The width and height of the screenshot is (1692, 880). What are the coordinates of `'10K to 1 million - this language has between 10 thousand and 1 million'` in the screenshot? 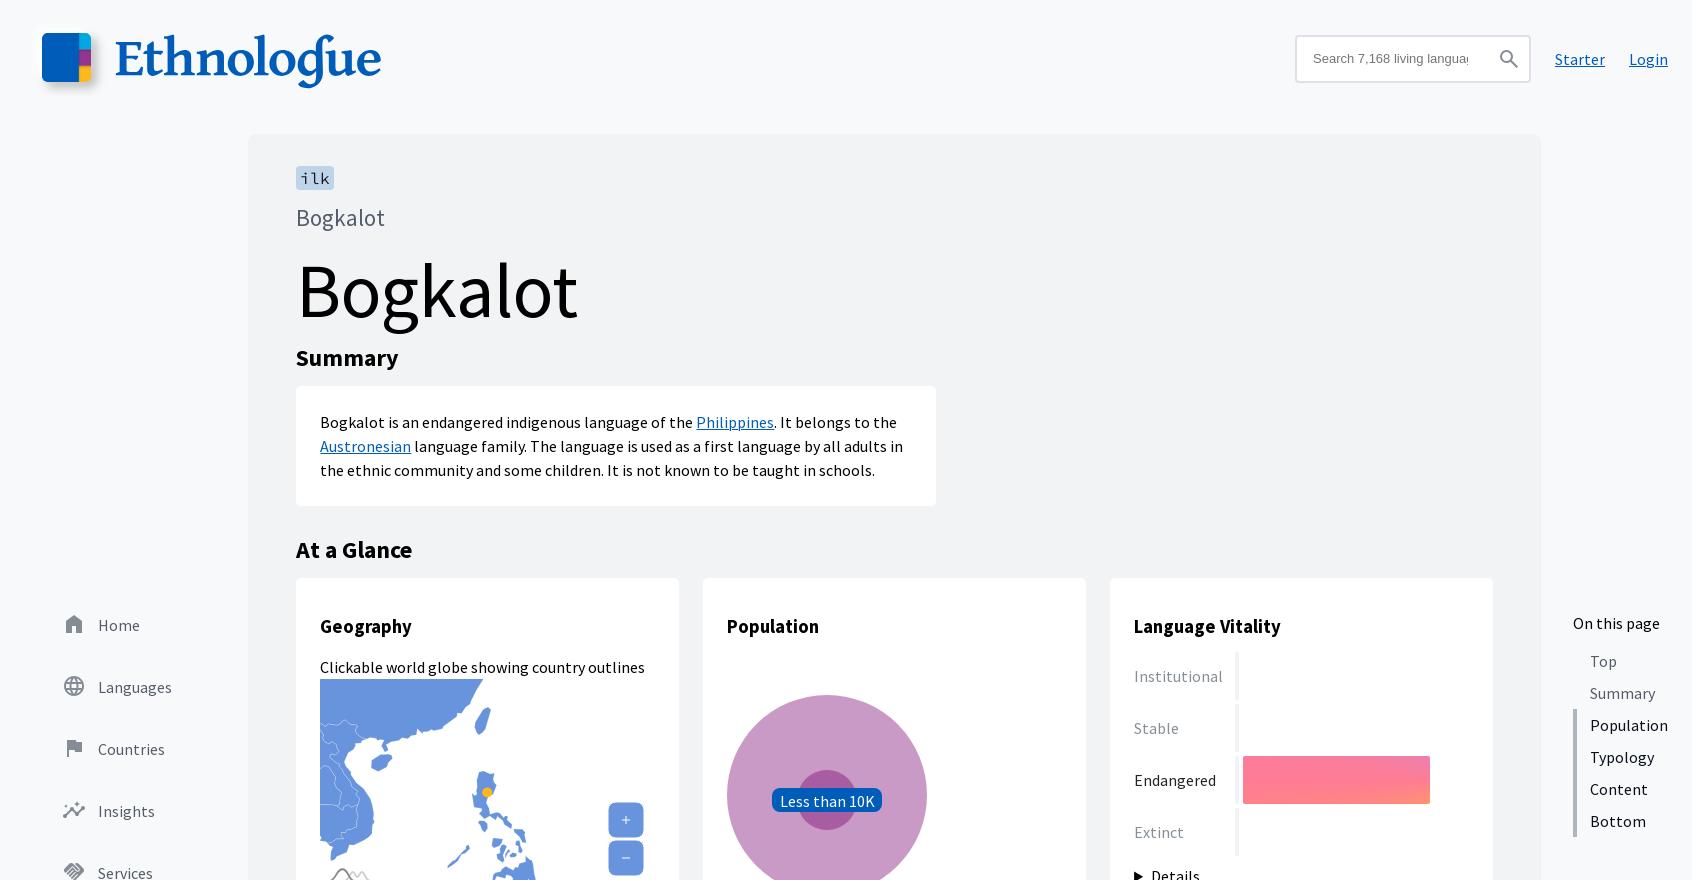 It's located at (878, 593).